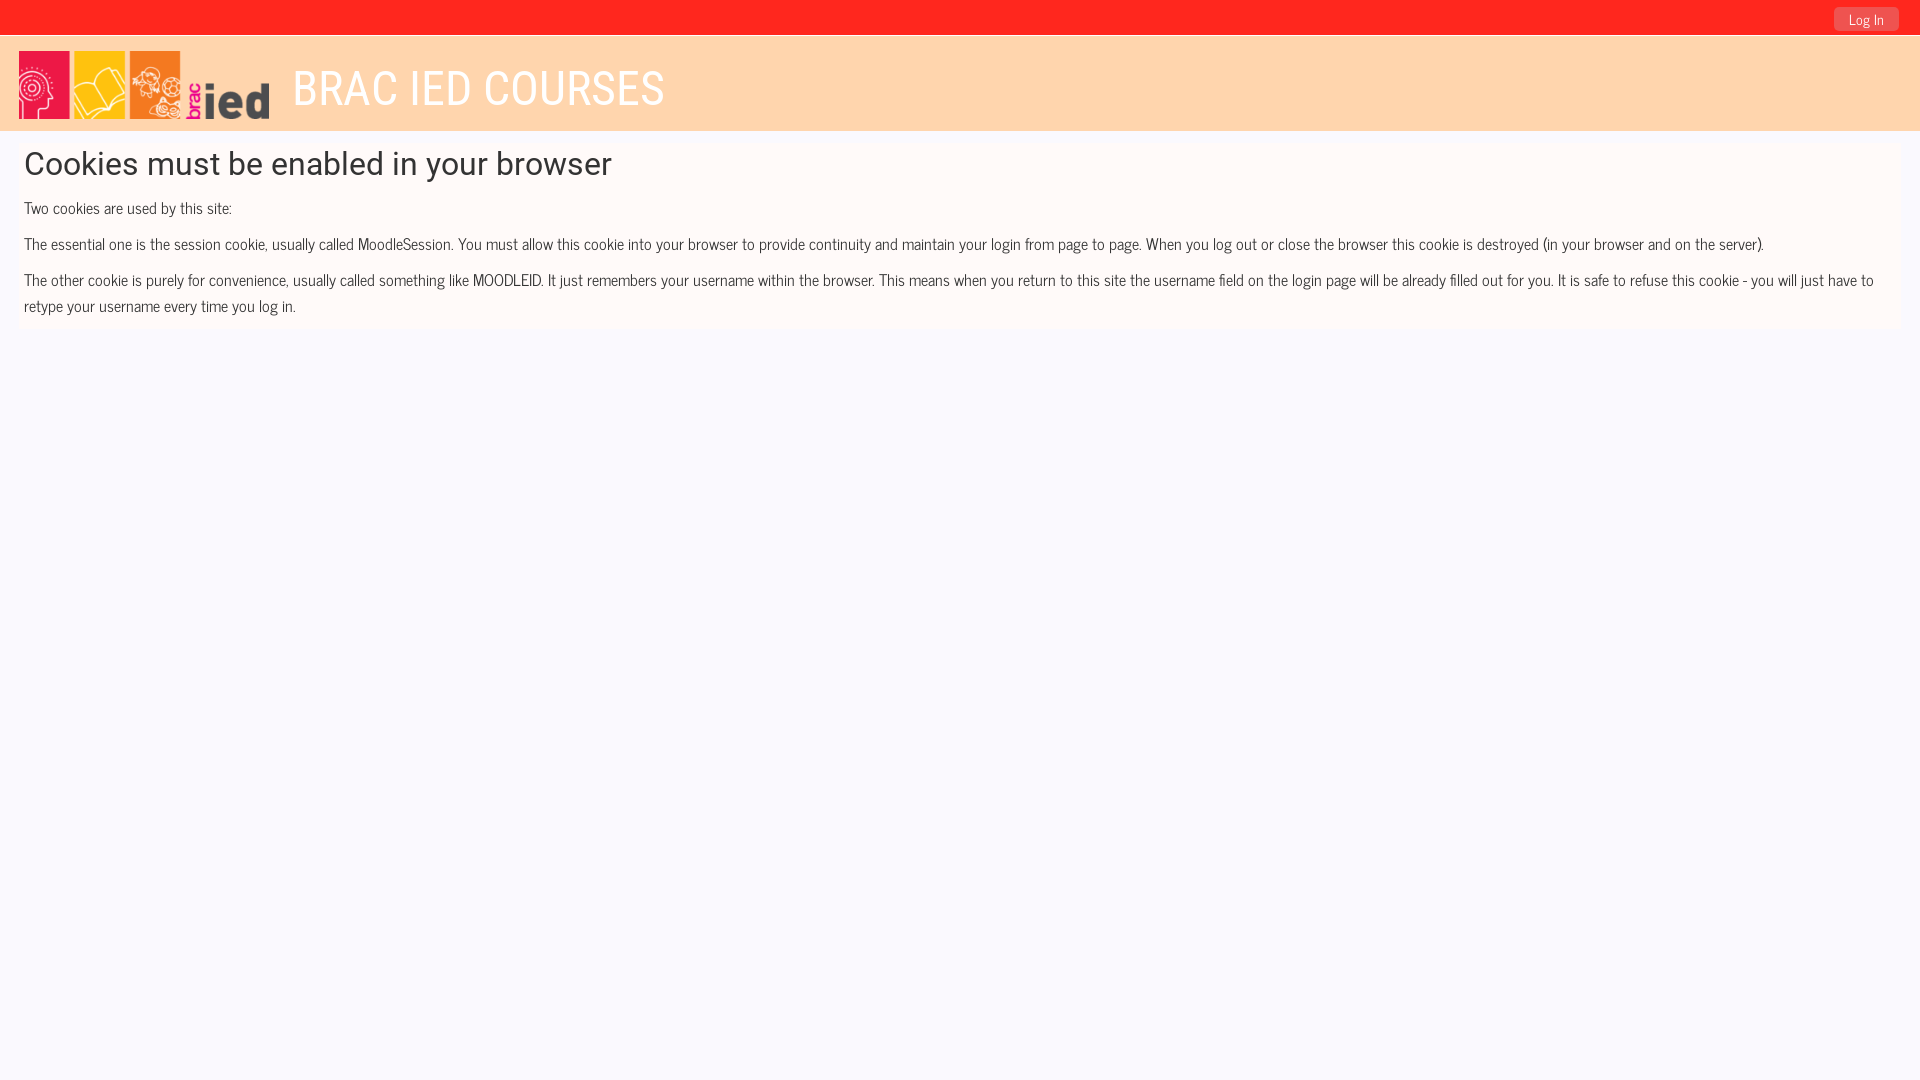 Image resolution: width=1920 pixels, height=1080 pixels. I want to click on 'Log In', so click(1865, 19).